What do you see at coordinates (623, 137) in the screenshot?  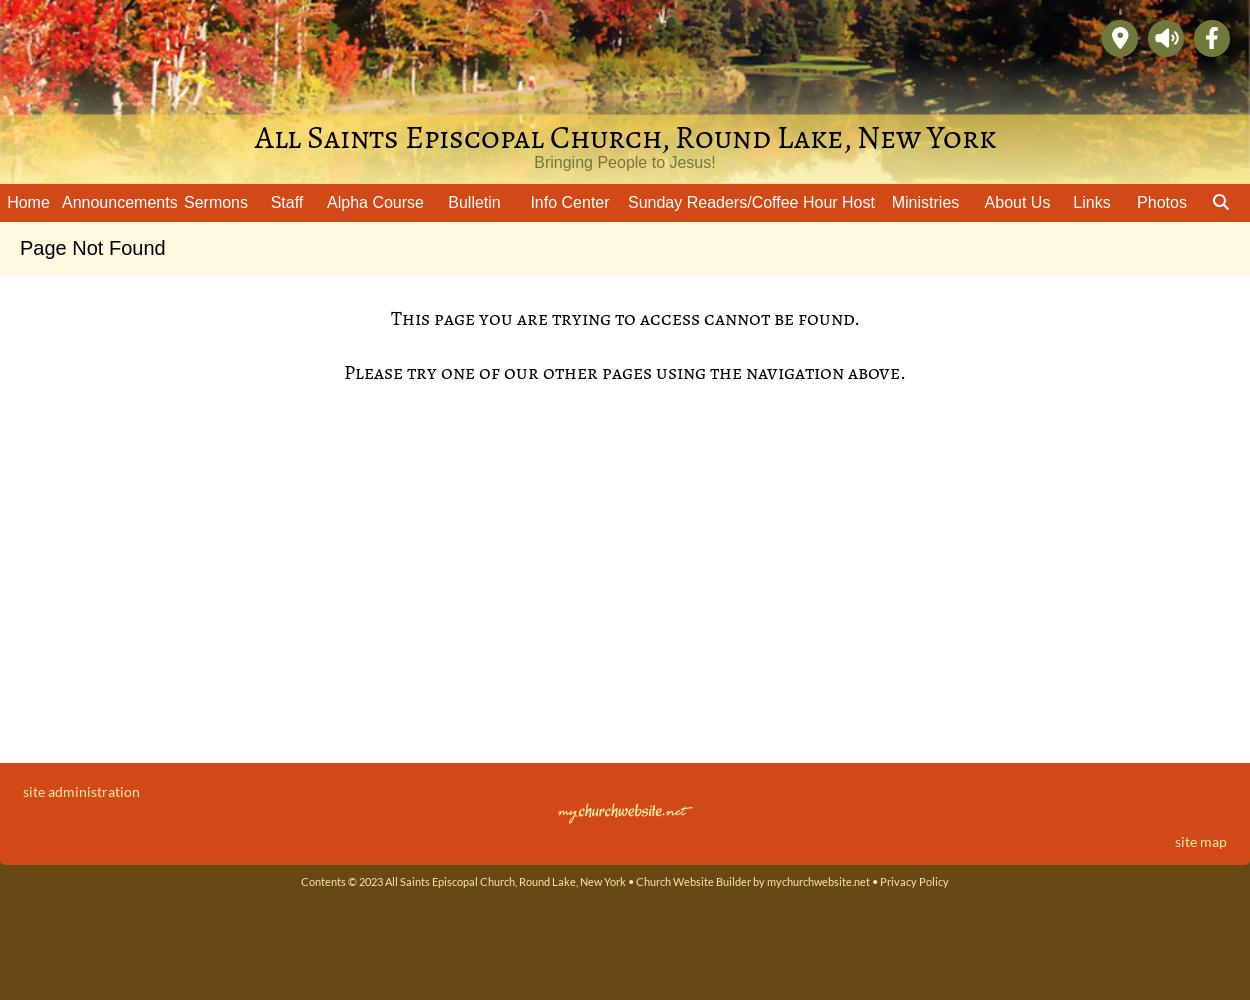 I see `'All Saints Episcopal Church, Round Lake, New York'` at bounding box center [623, 137].